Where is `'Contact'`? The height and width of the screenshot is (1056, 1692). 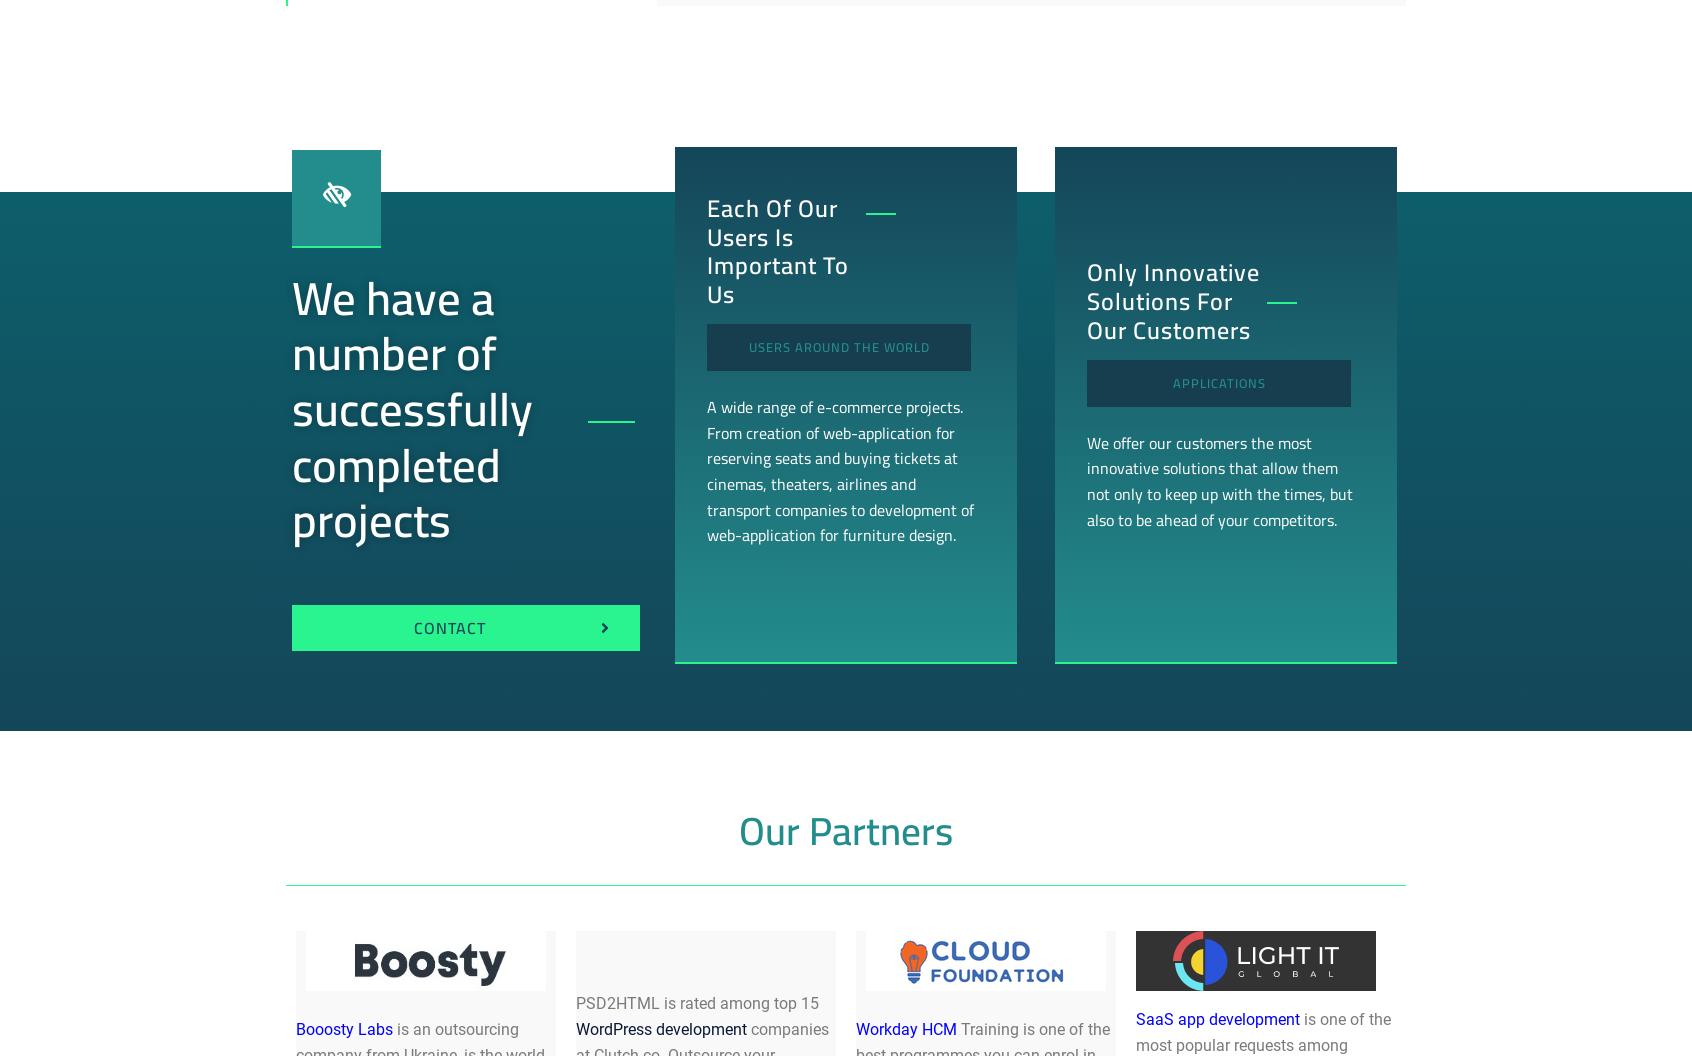
'Contact' is located at coordinates (448, 626).